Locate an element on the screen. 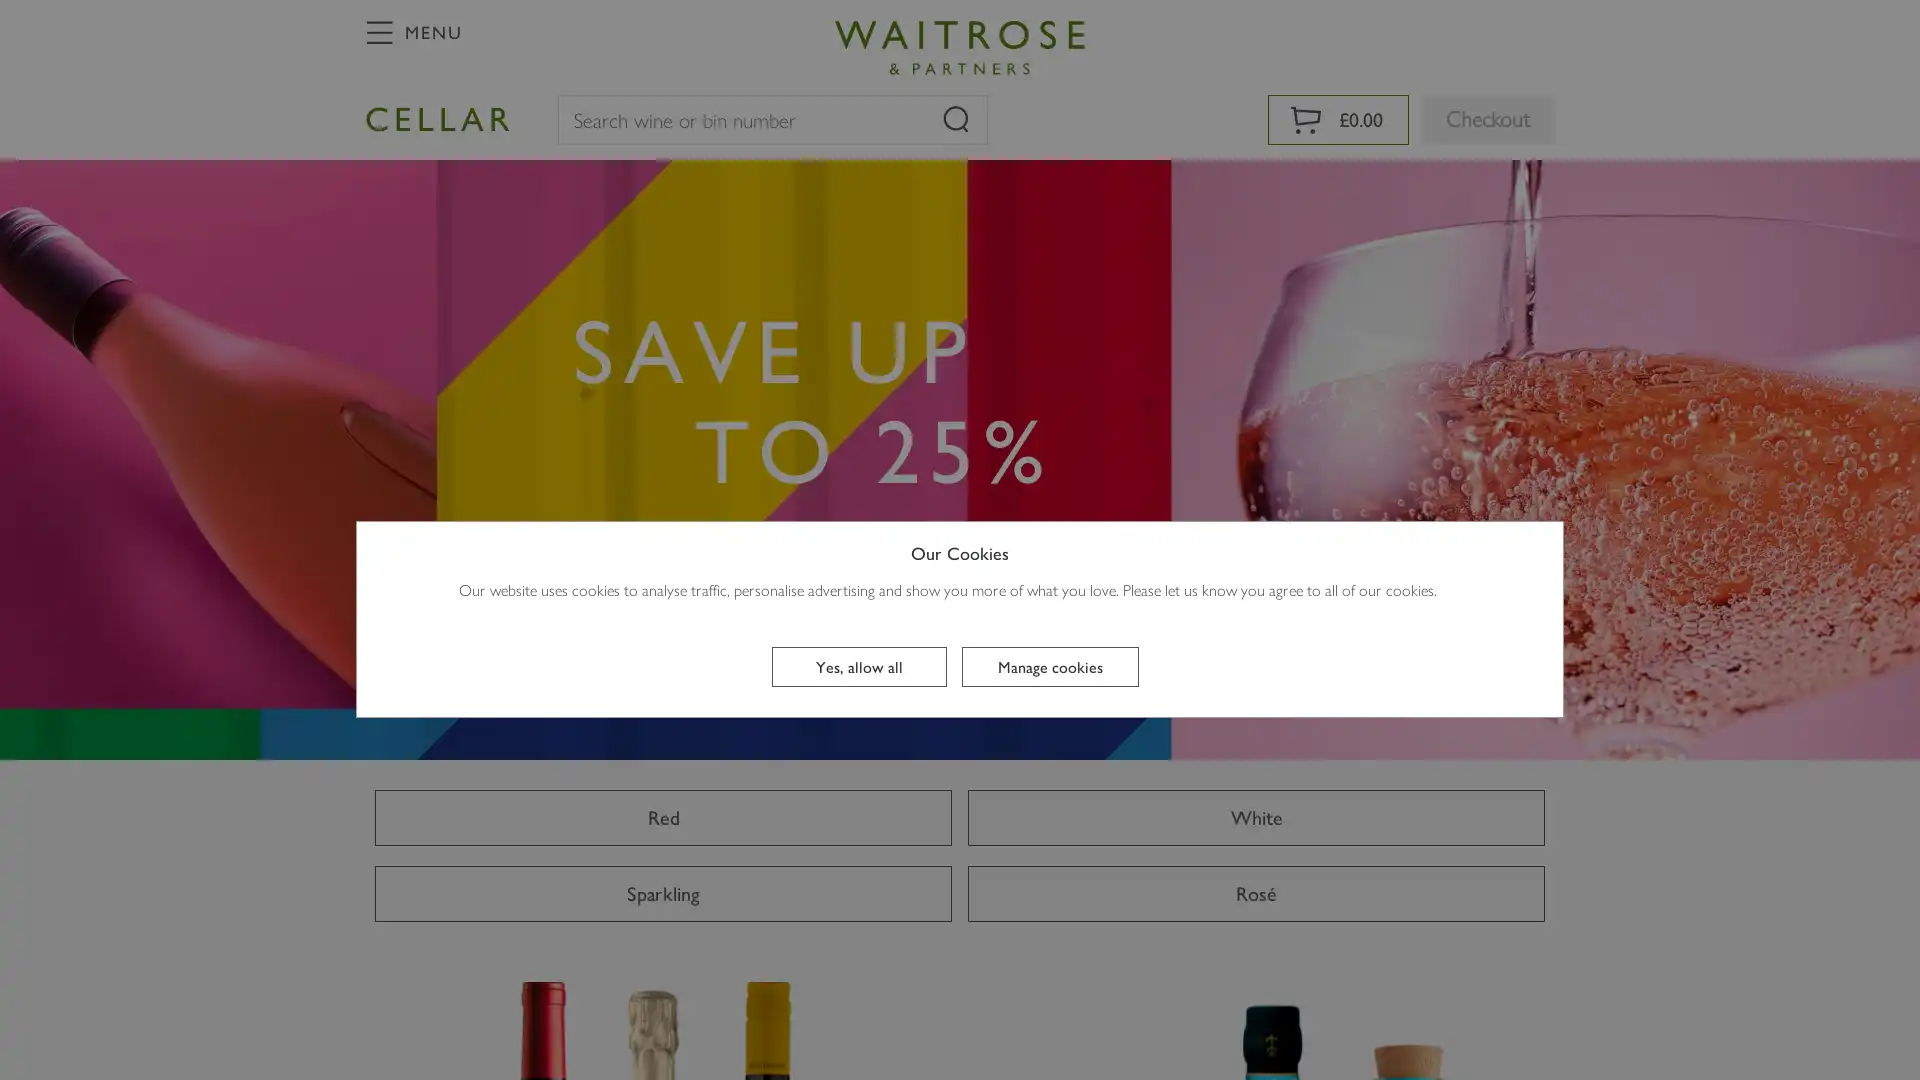 This screenshot has height=1080, width=1920. Manage cookies is located at coordinates (1048, 667).